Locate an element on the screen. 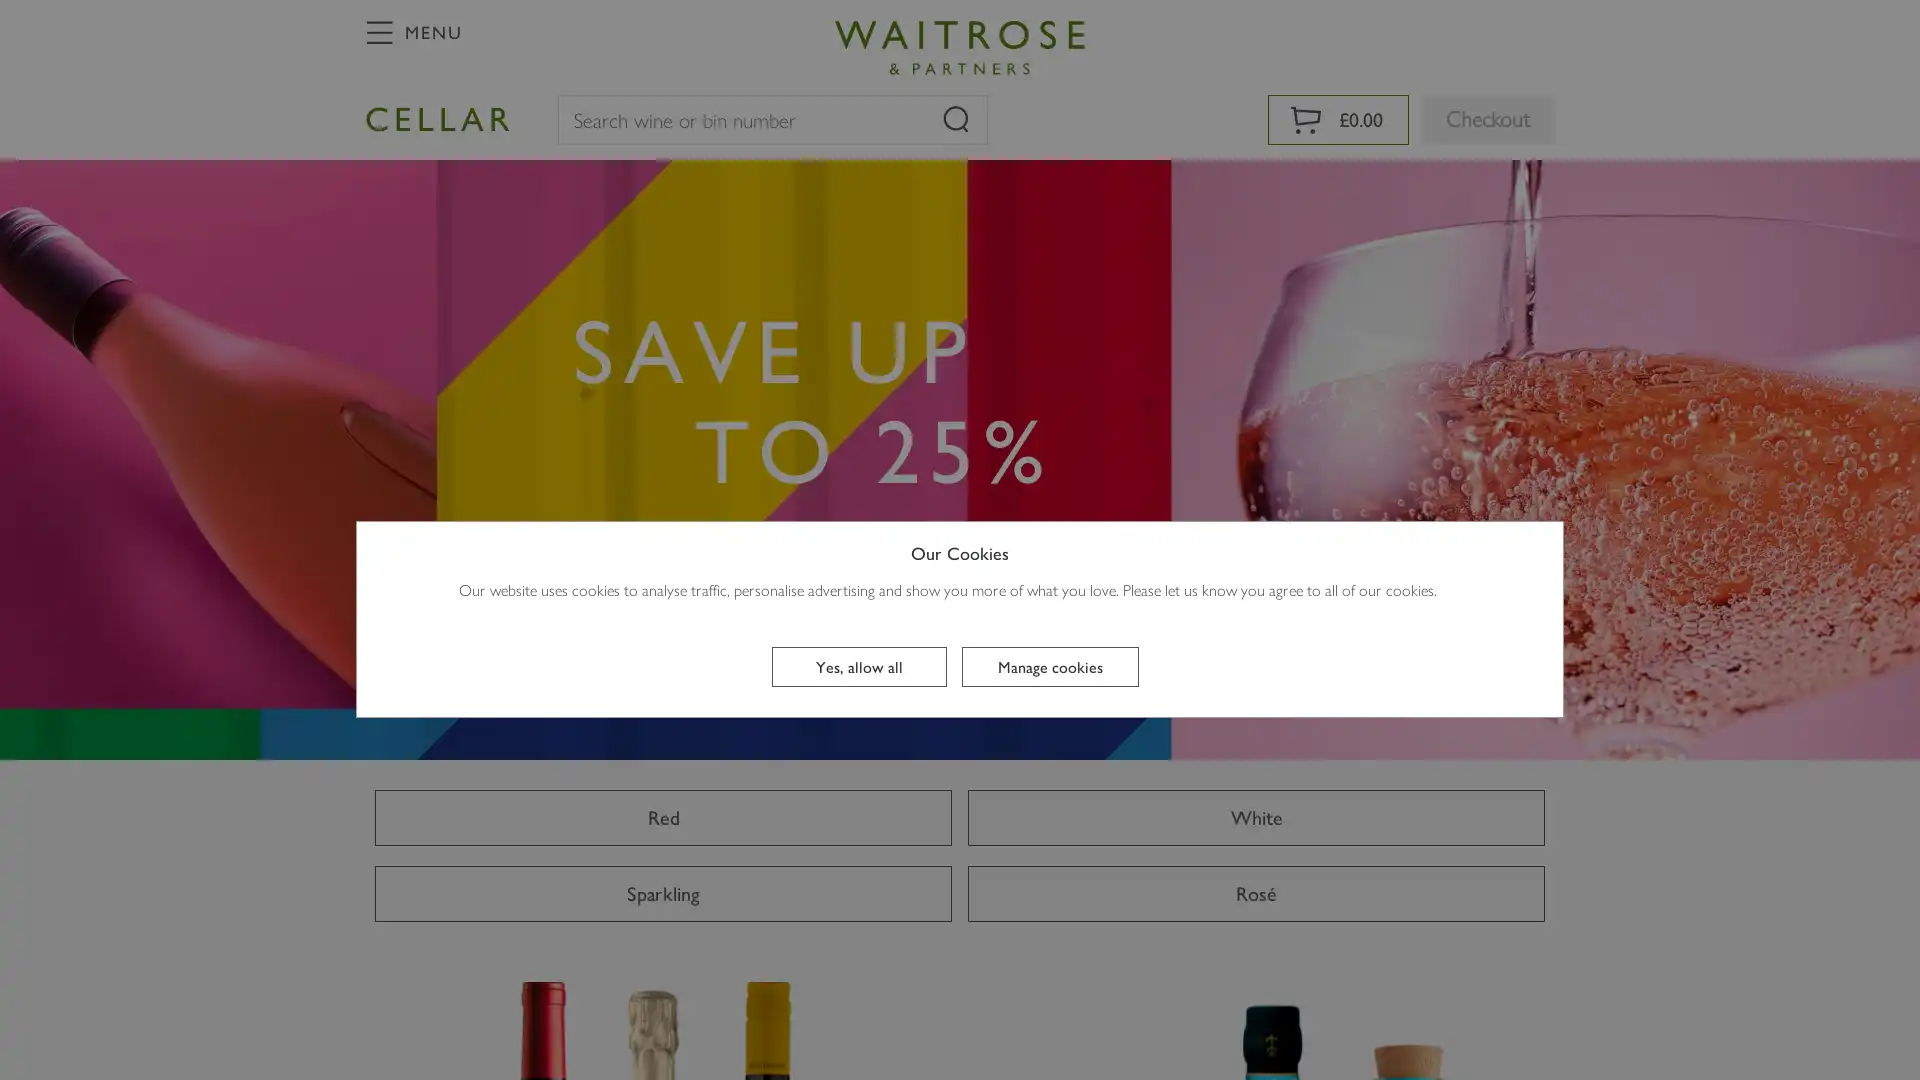 This screenshot has height=1080, width=1920. Manage cookies is located at coordinates (1048, 667).